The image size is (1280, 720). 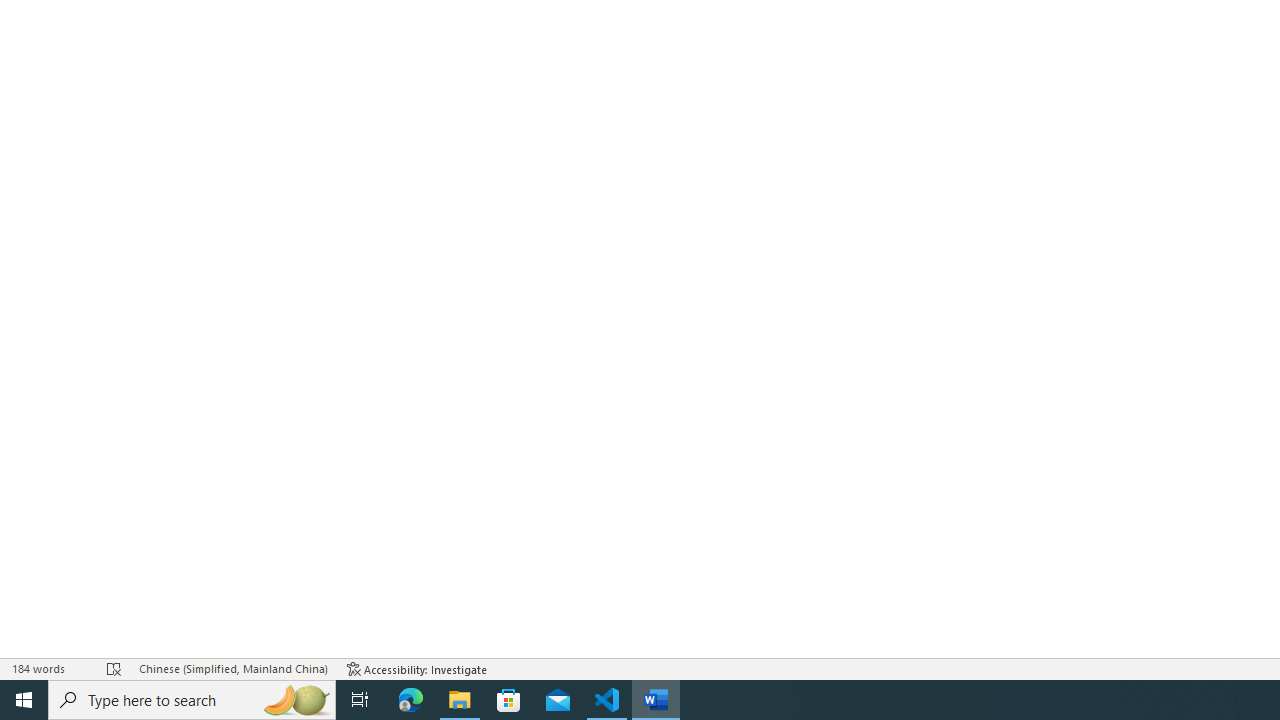 I want to click on 'Accessibility Checker Accessibility: Investigate', so click(x=416, y=669).